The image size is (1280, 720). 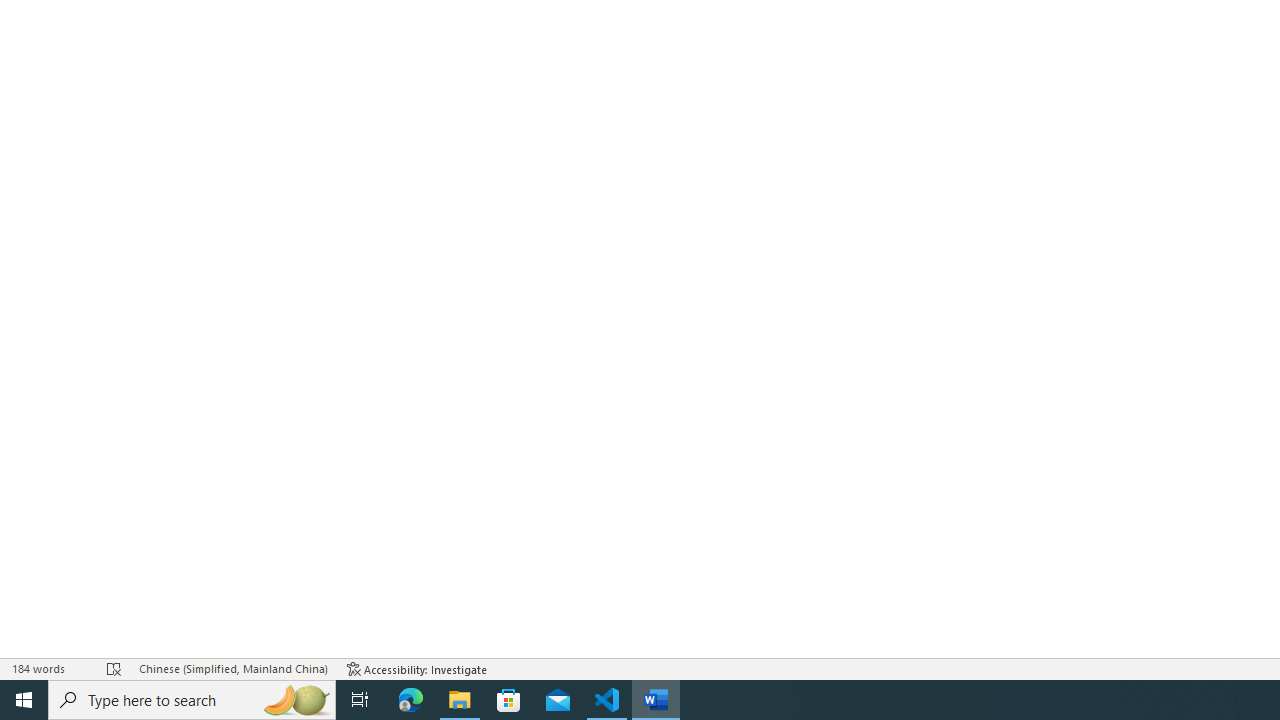 I want to click on 'Accessibility Checker Accessibility: Investigate', so click(x=416, y=669).